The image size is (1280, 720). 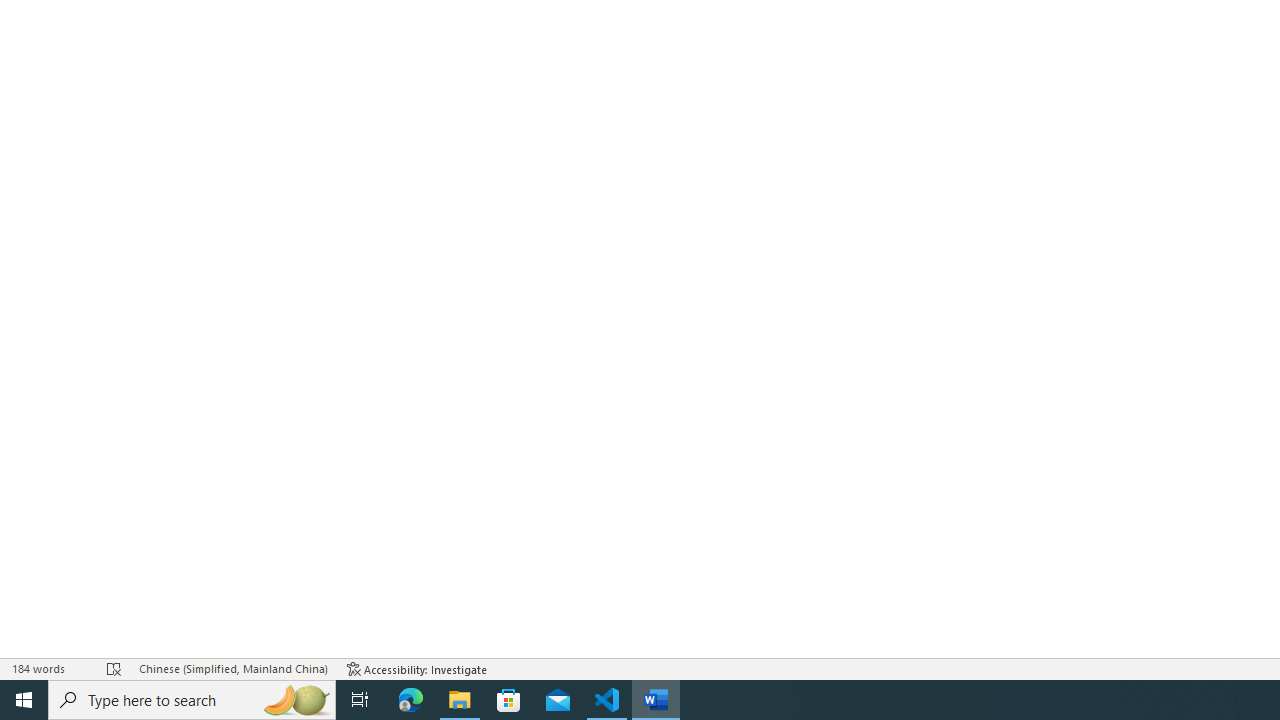 I want to click on 'Accessibility Checker Accessibility: Investigate', so click(x=416, y=669).